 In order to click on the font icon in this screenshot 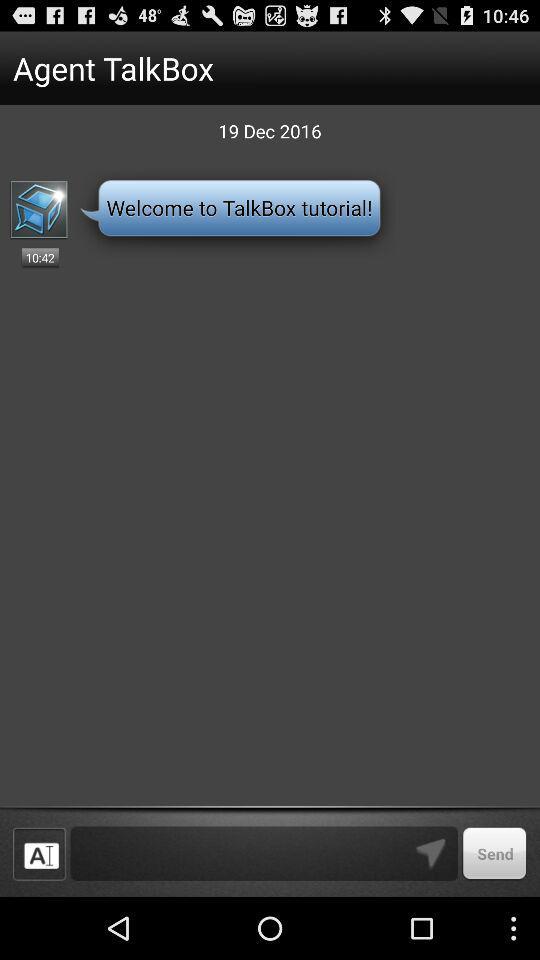, I will do `click(39, 914)`.